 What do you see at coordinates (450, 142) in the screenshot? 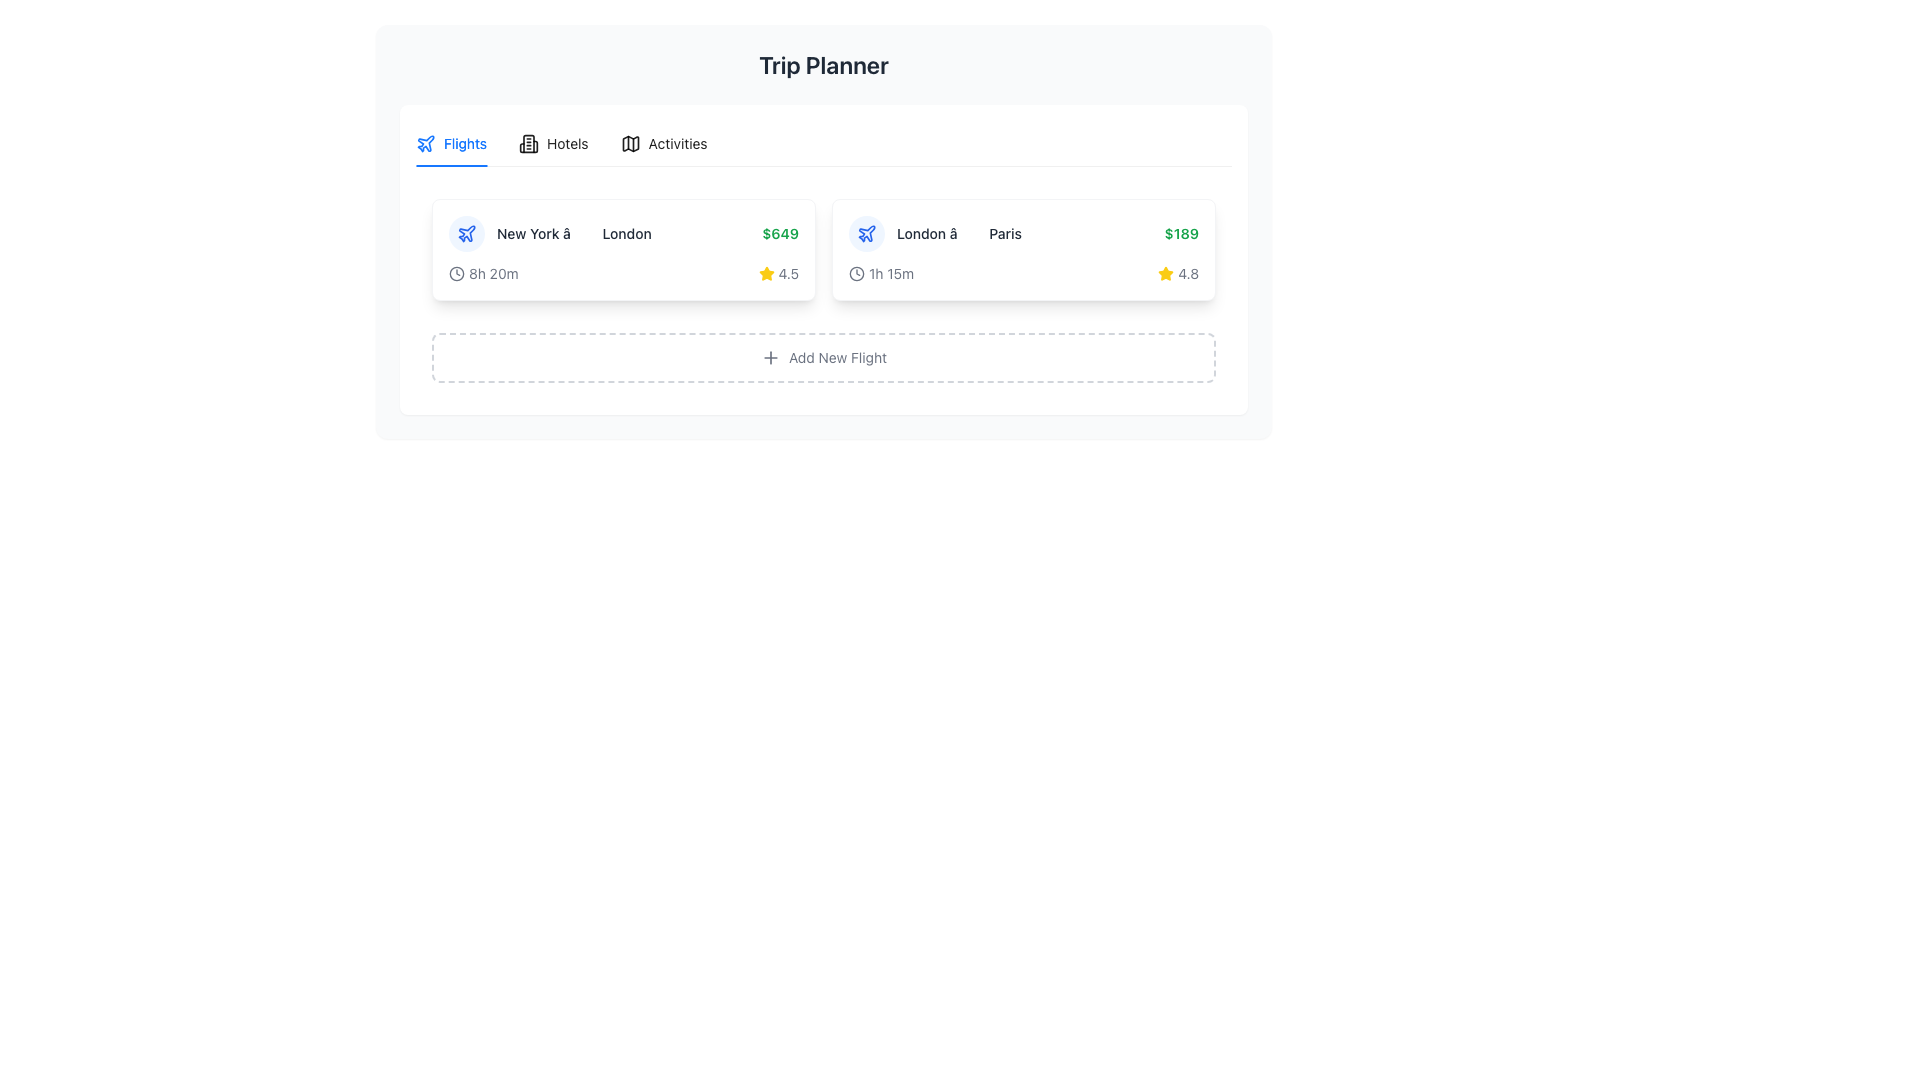
I see `the first tab of the 'Trip Planner' navigation labeled 'Flights'` at bounding box center [450, 142].